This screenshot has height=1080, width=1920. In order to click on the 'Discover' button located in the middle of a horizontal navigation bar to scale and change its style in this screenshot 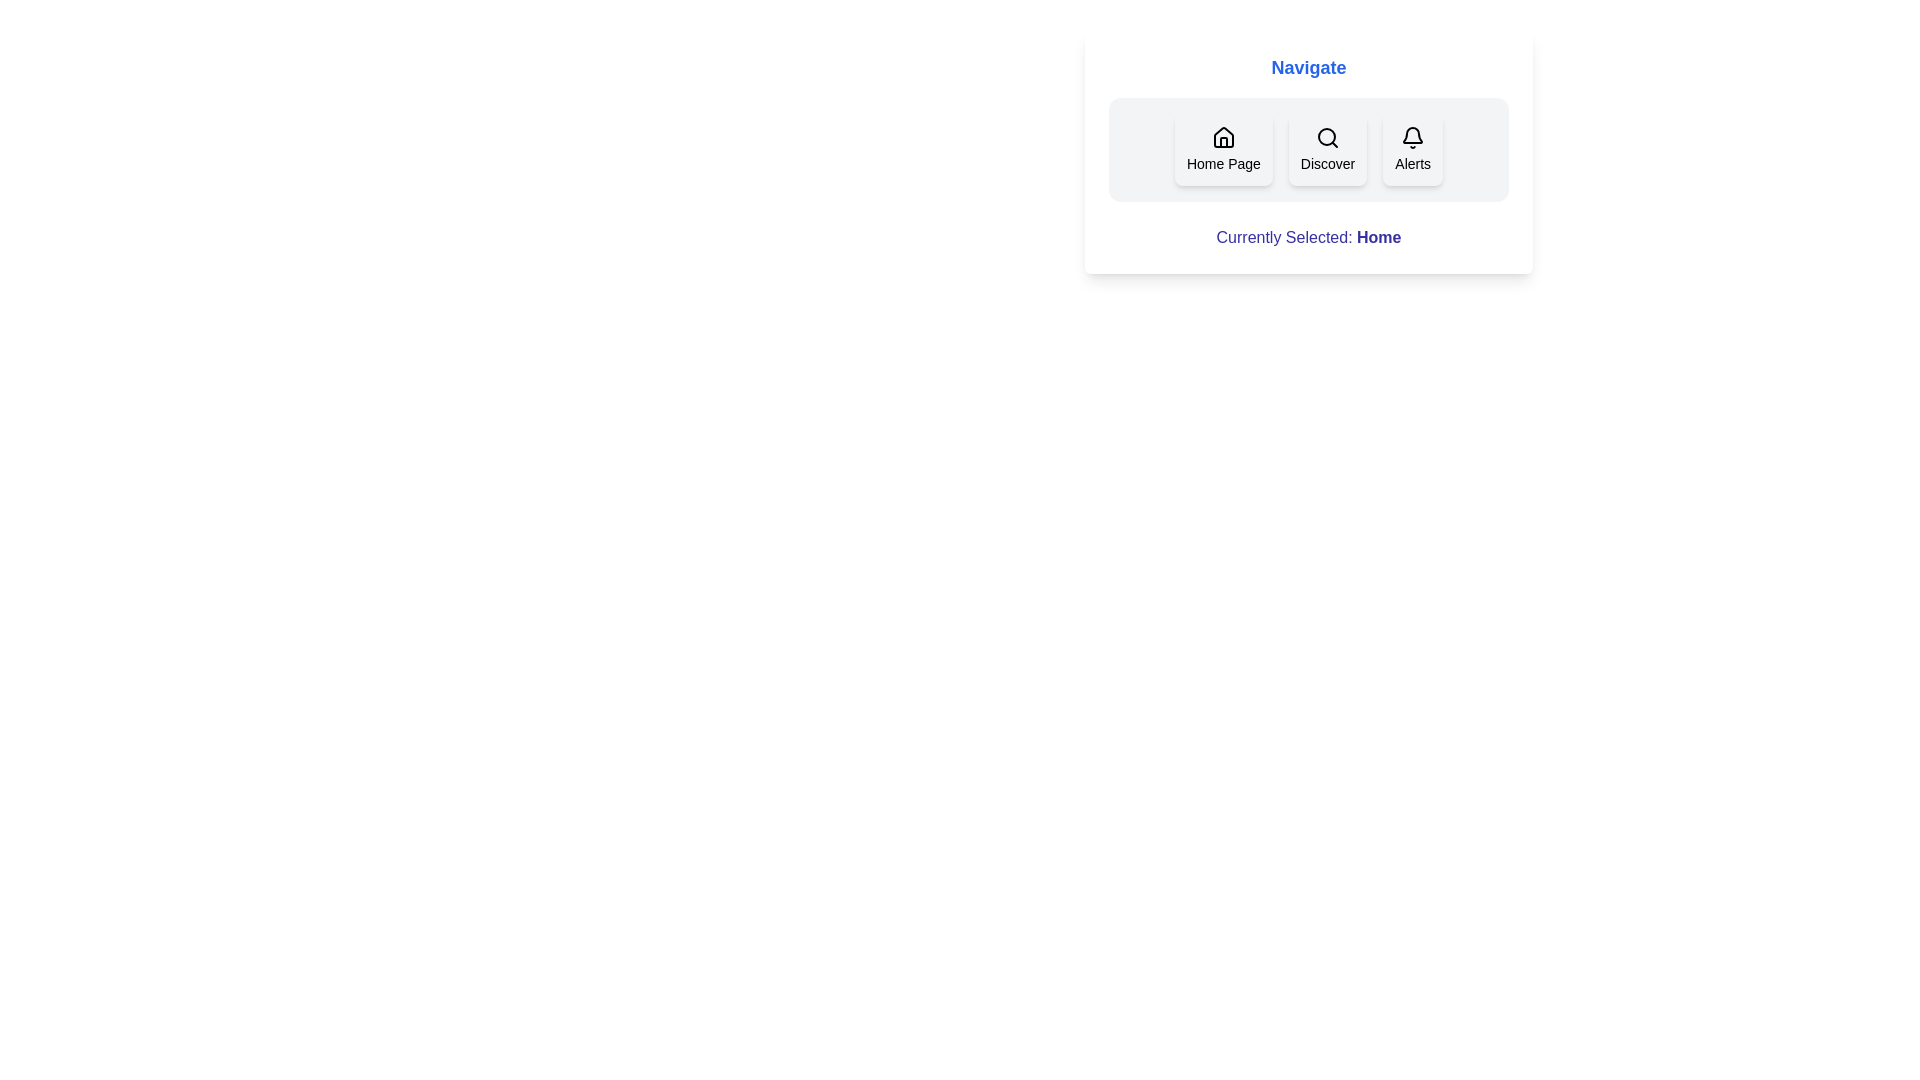, I will do `click(1328, 149)`.